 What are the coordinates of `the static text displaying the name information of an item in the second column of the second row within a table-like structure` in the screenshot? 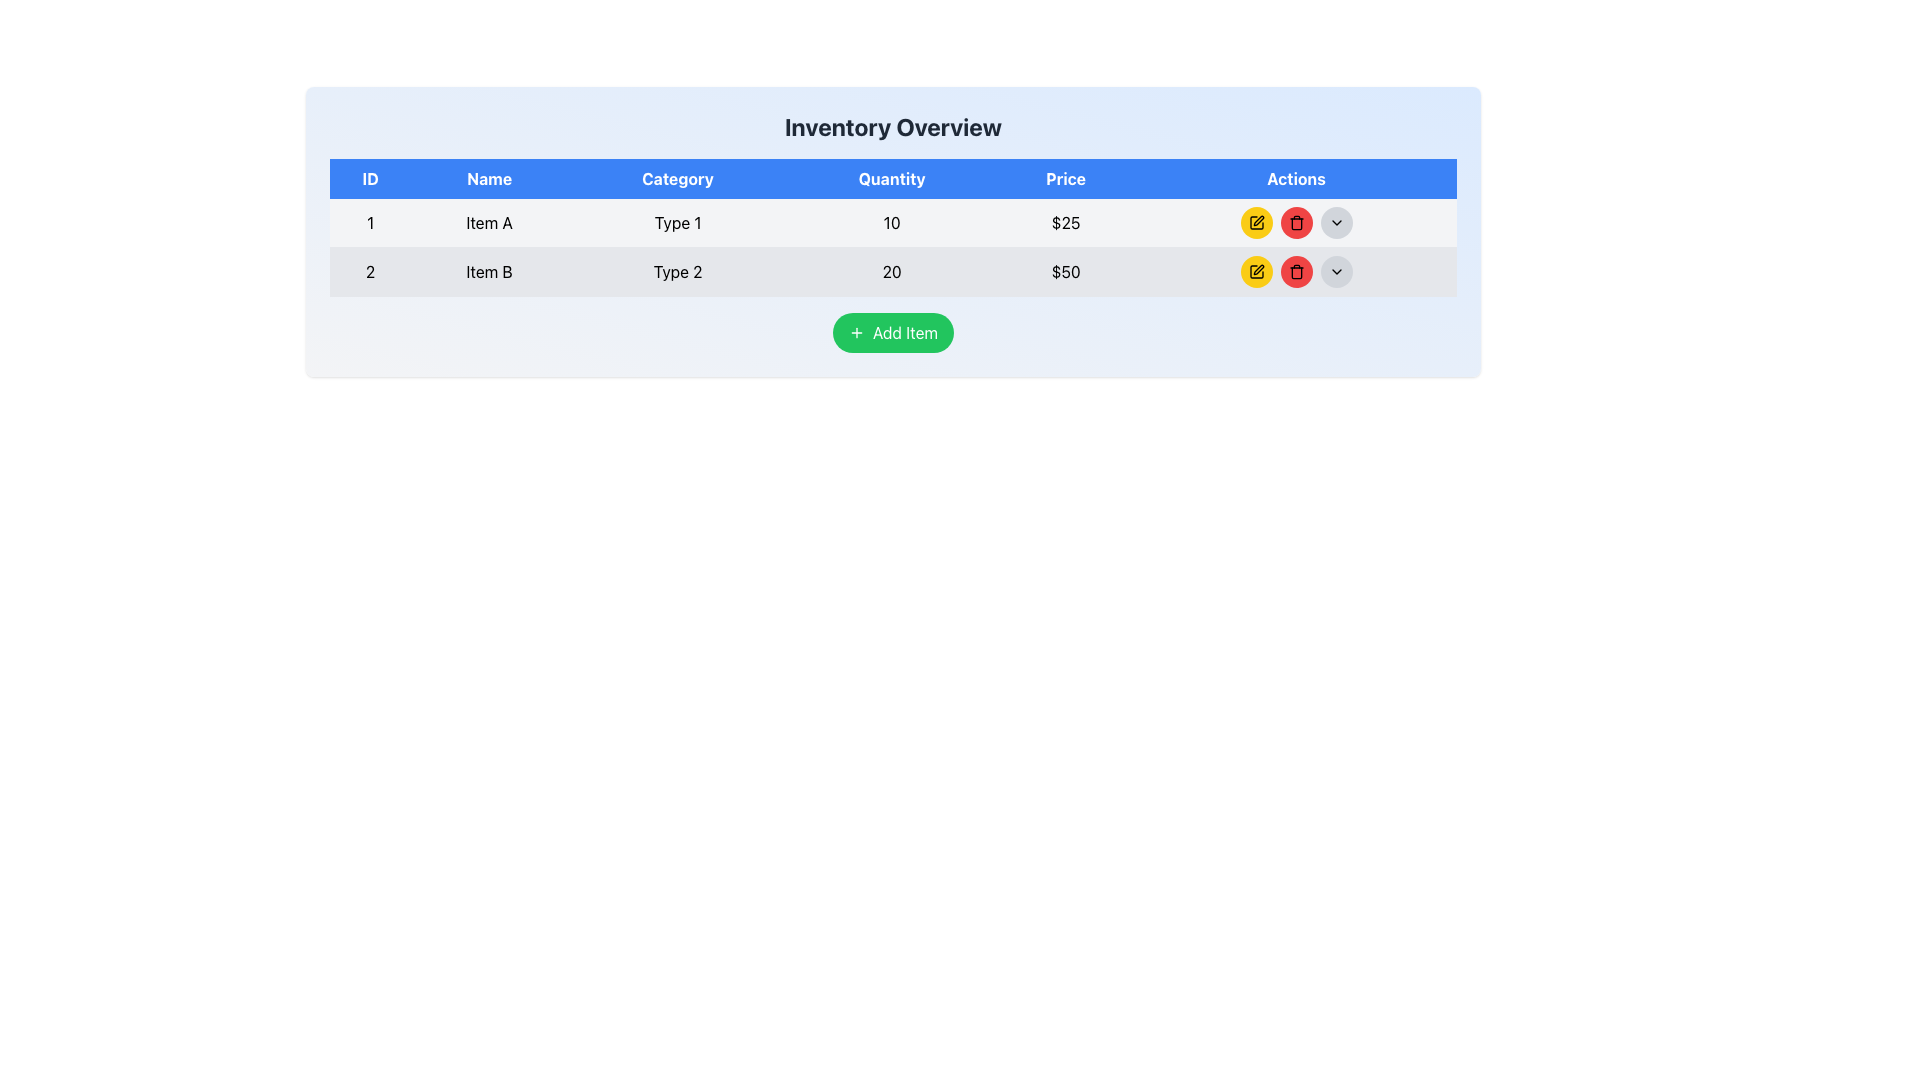 It's located at (489, 272).